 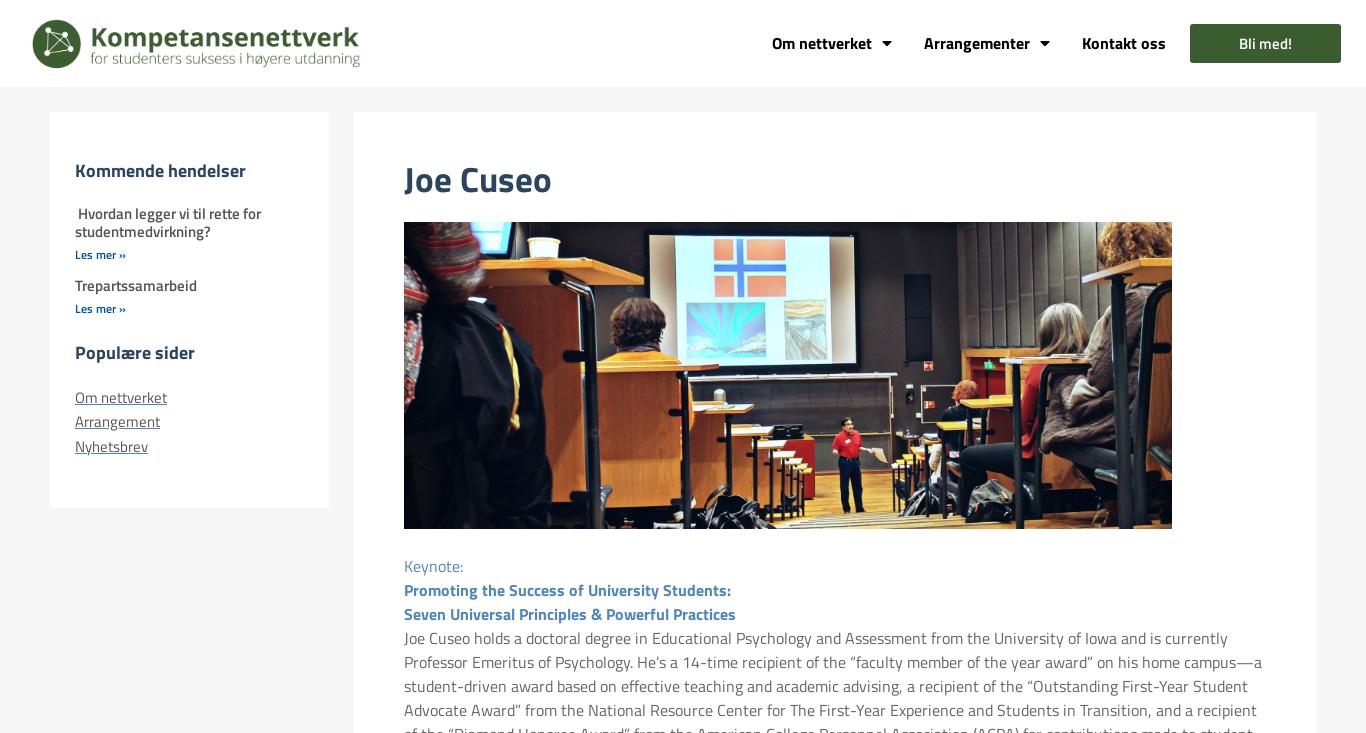 I want to click on 'Kontakt oss', so click(x=1080, y=42).